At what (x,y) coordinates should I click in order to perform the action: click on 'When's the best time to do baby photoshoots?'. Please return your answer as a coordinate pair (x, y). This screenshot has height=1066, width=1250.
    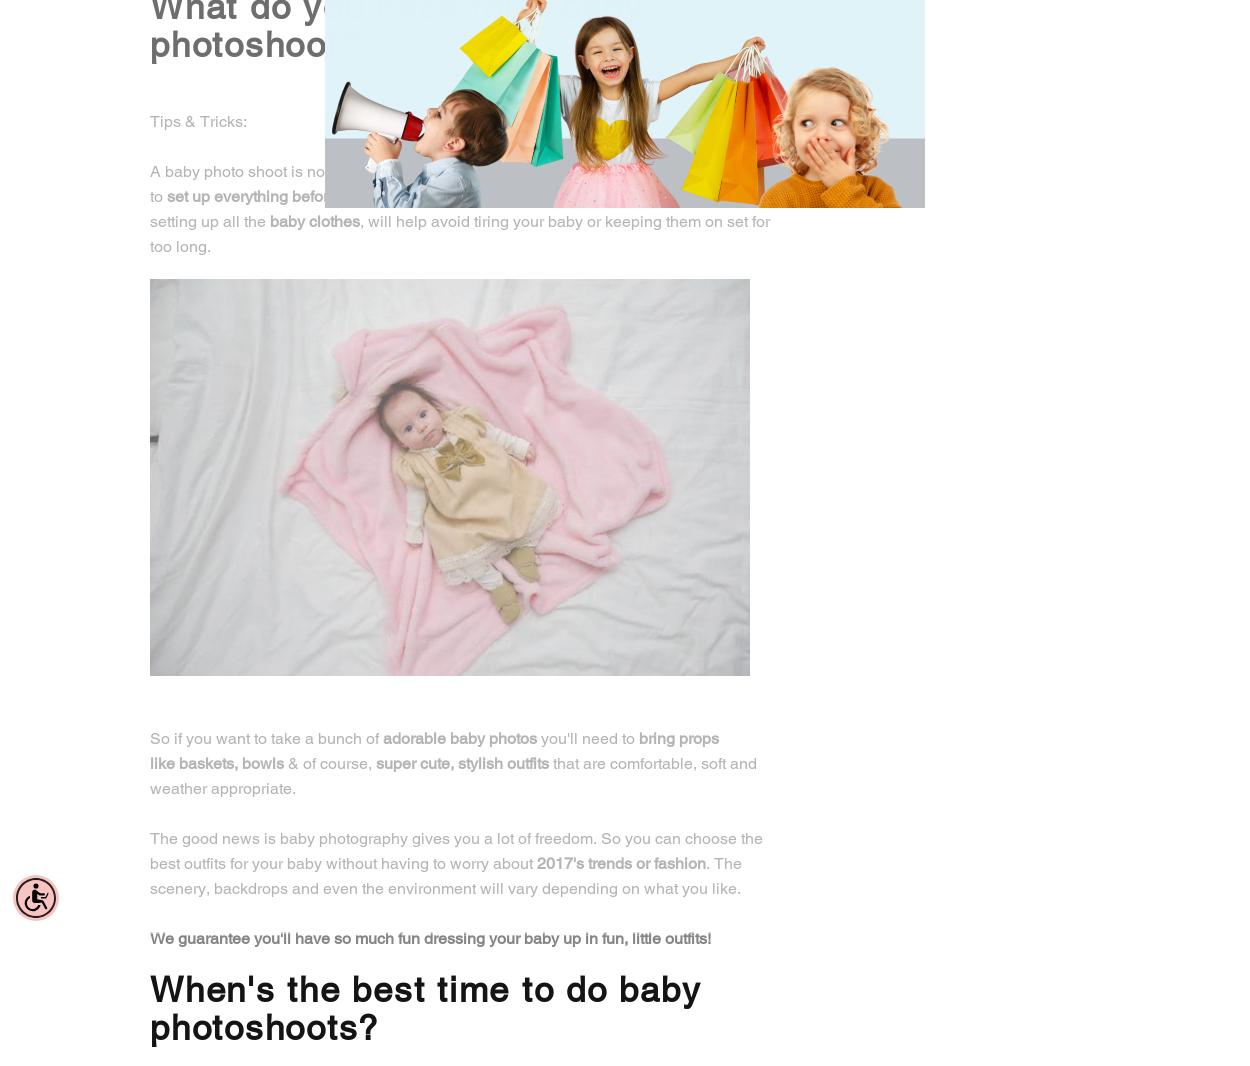
    Looking at the image, I should click on (425, 1008).